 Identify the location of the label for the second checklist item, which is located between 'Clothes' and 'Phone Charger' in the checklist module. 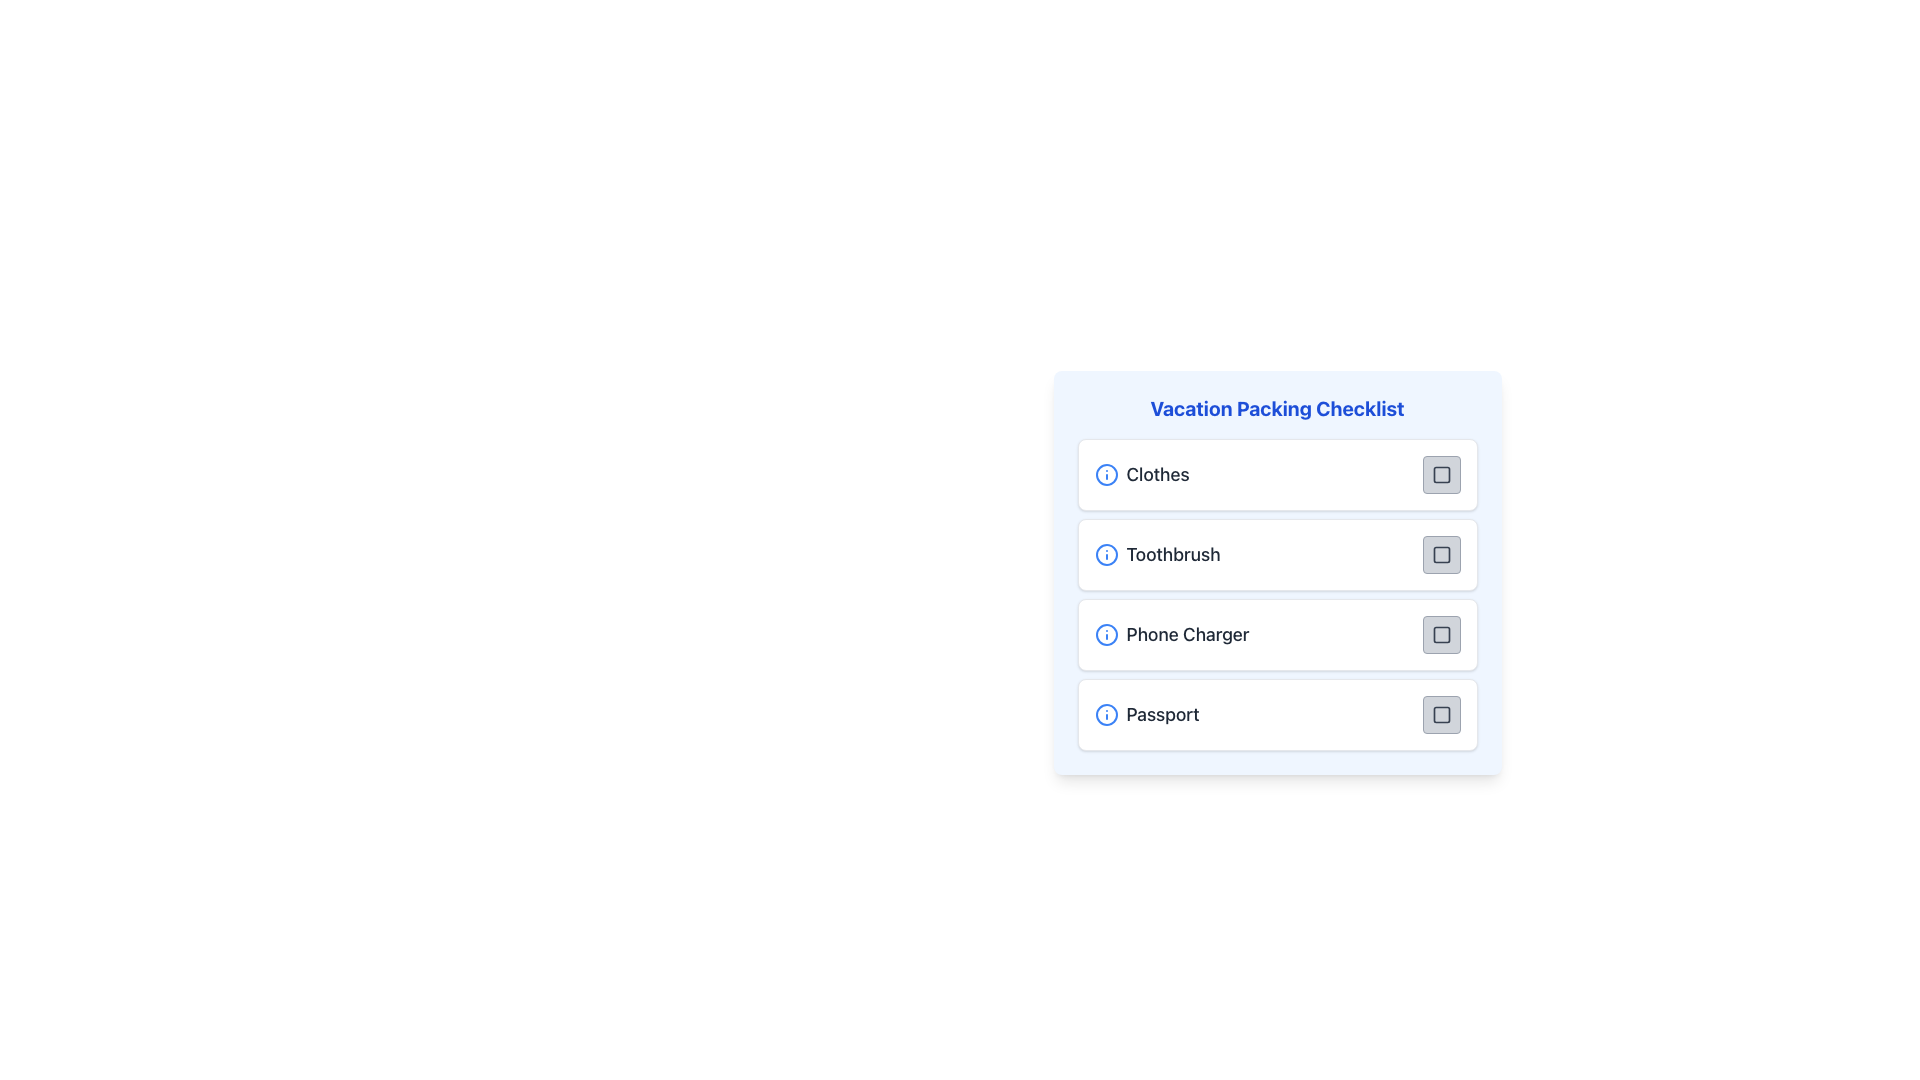
(1173, 555).